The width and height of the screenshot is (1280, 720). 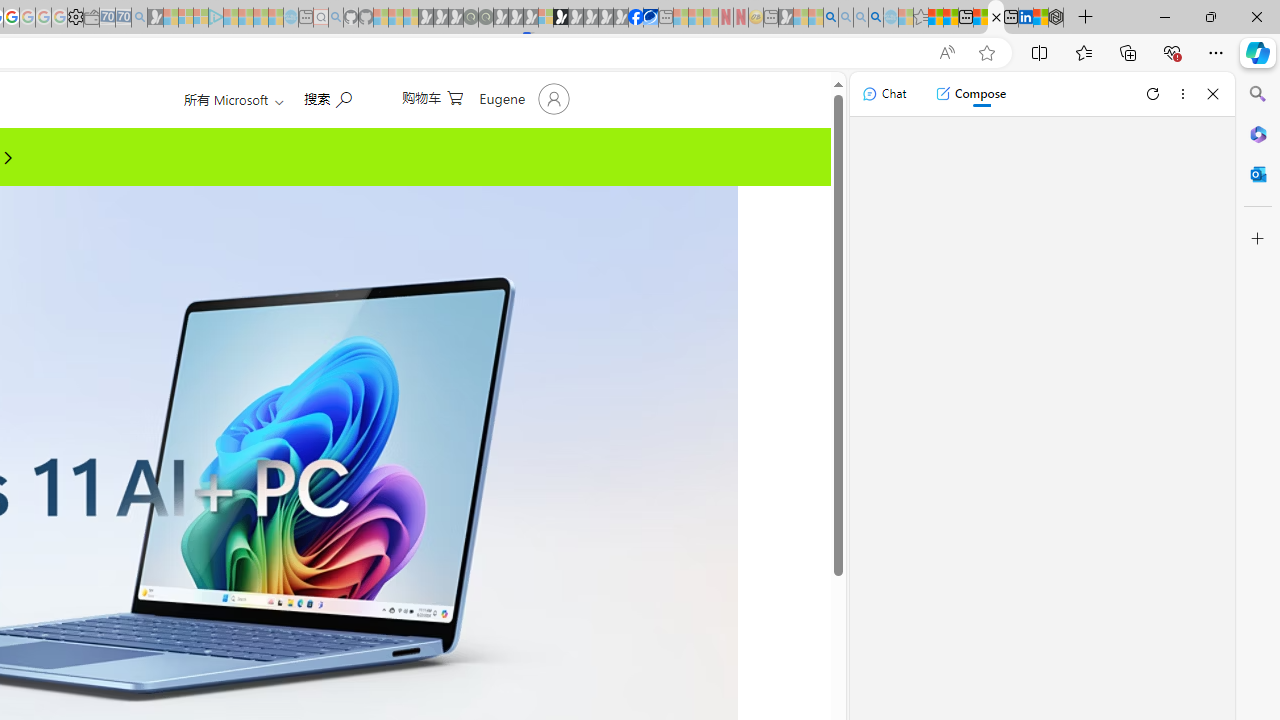 I want to click on 'Google Chrome Internet Browser Download - Search Images', so click(x=876, y=17).